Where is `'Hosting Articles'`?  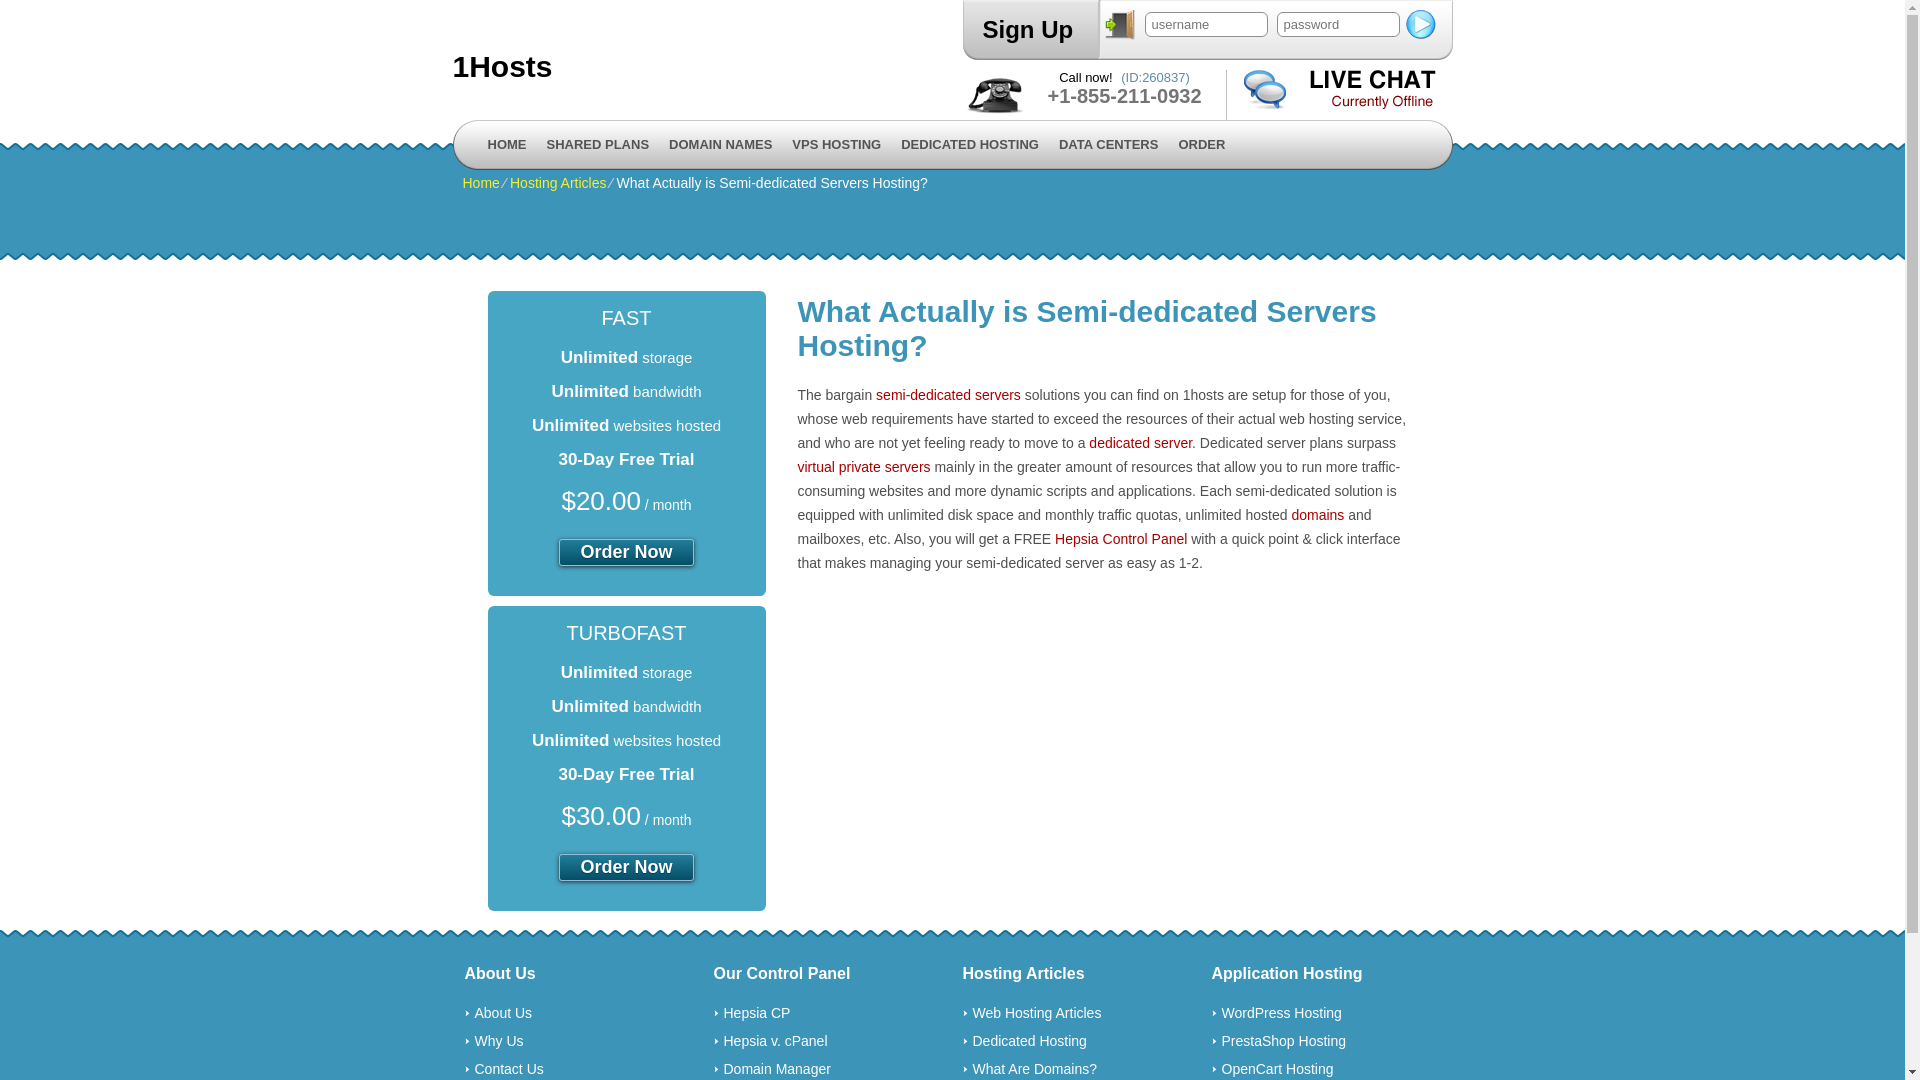
'Hosting Articles' is located at coordinates (557, 182).